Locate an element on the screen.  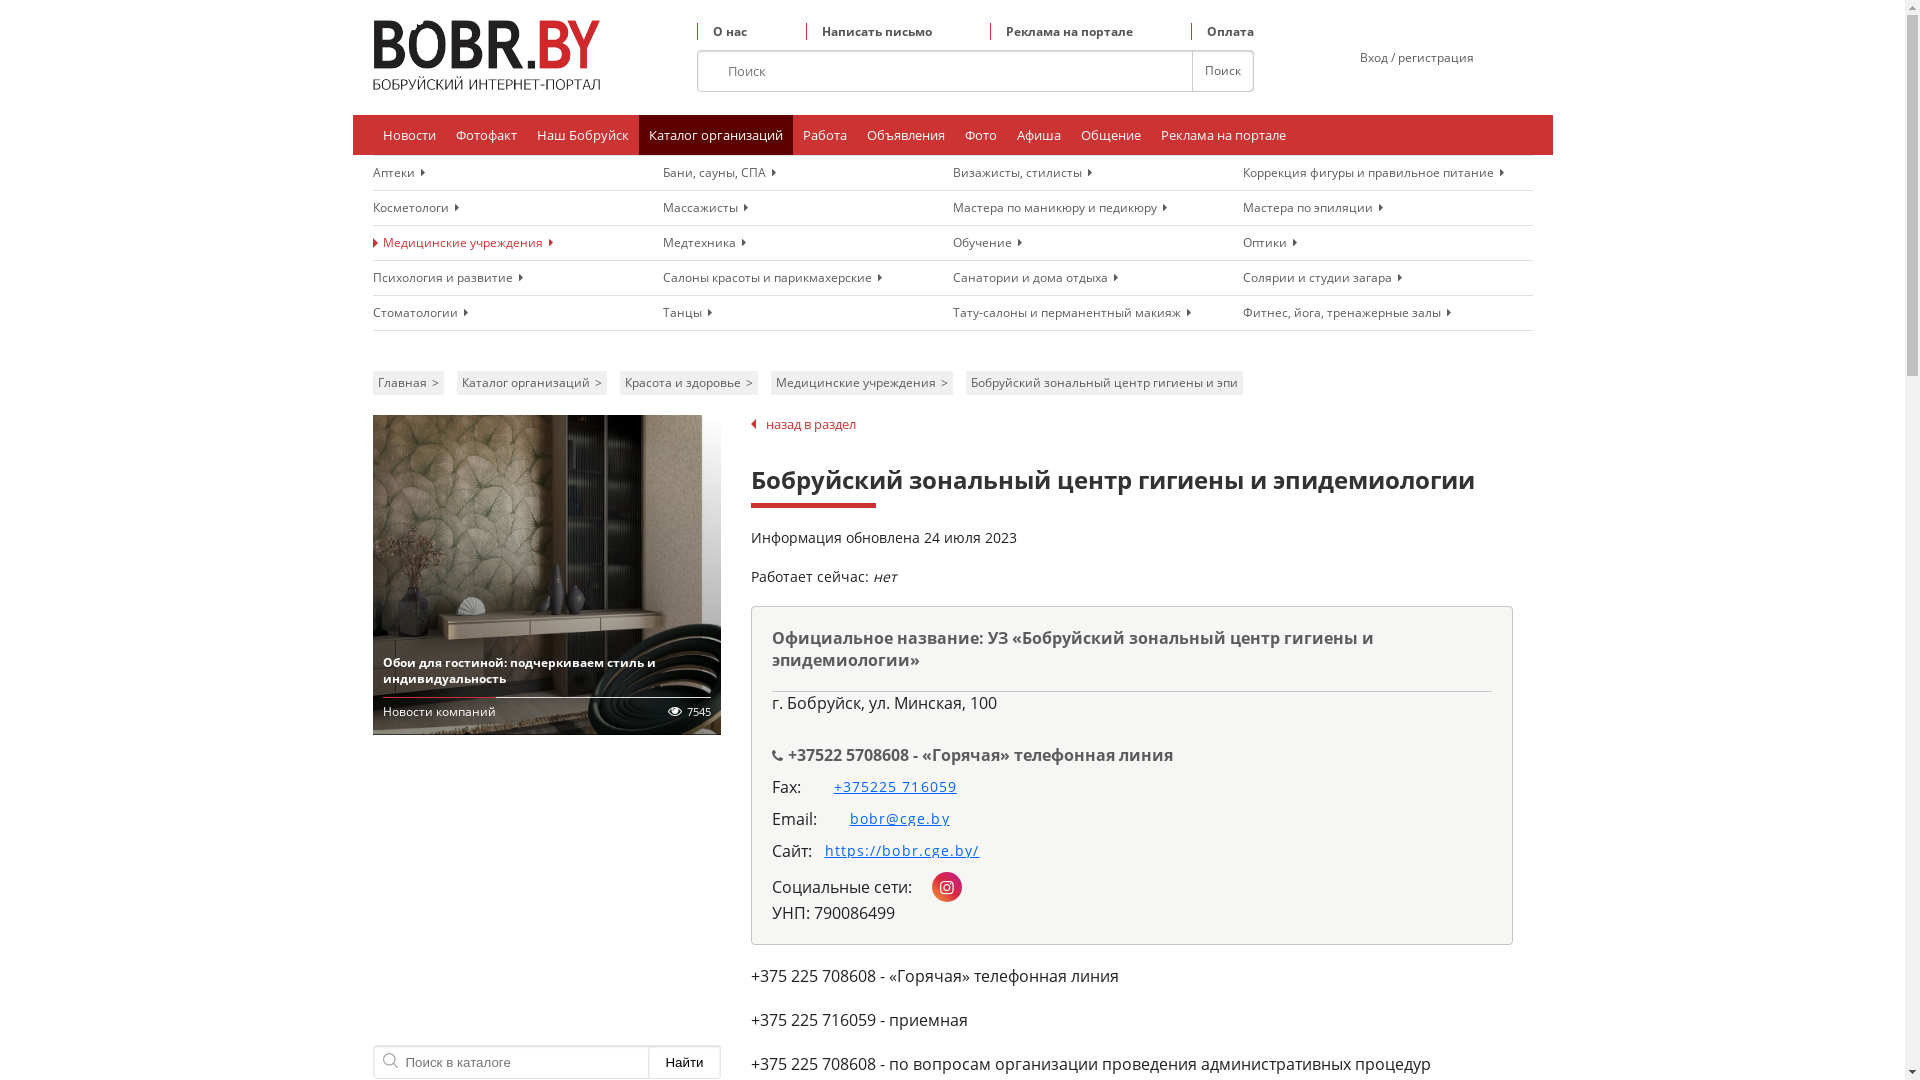
'+375225 716059' is located at coordinates (887, 785).